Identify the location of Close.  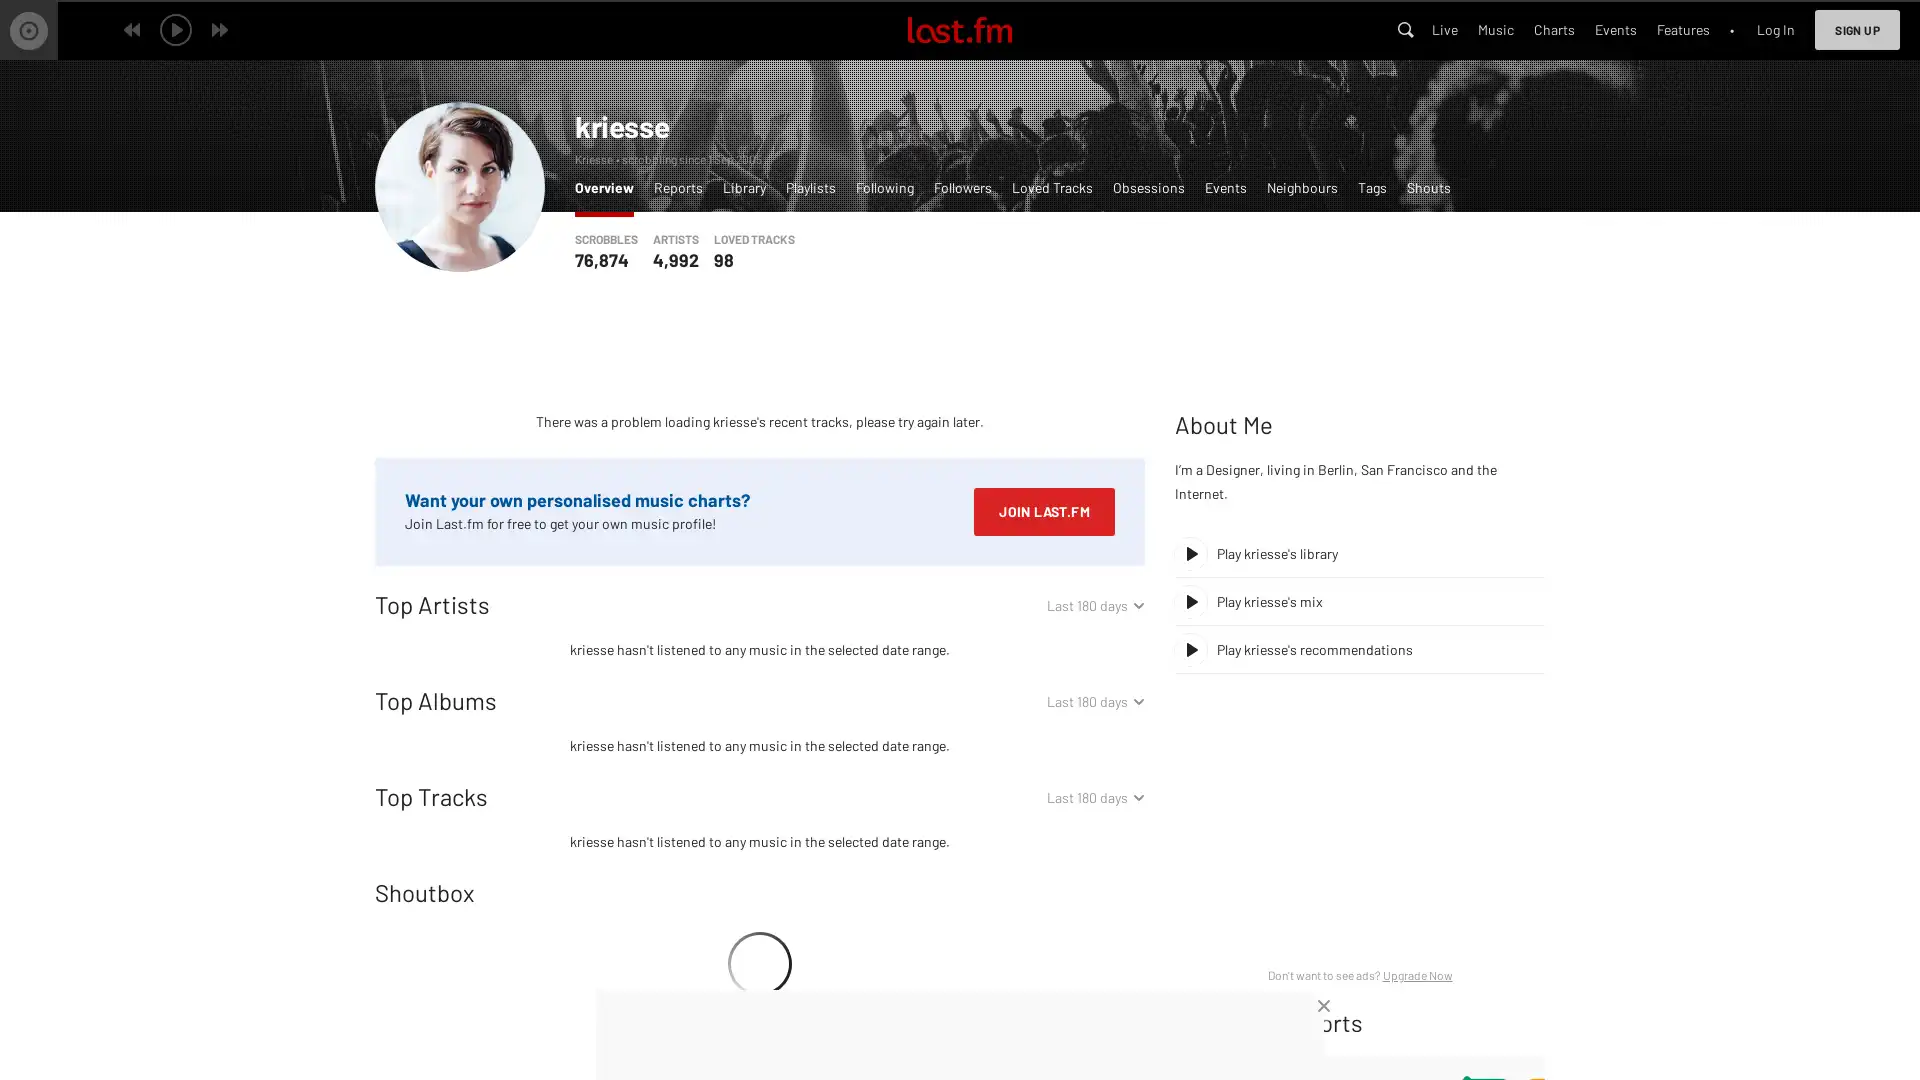
(1324, 1006).